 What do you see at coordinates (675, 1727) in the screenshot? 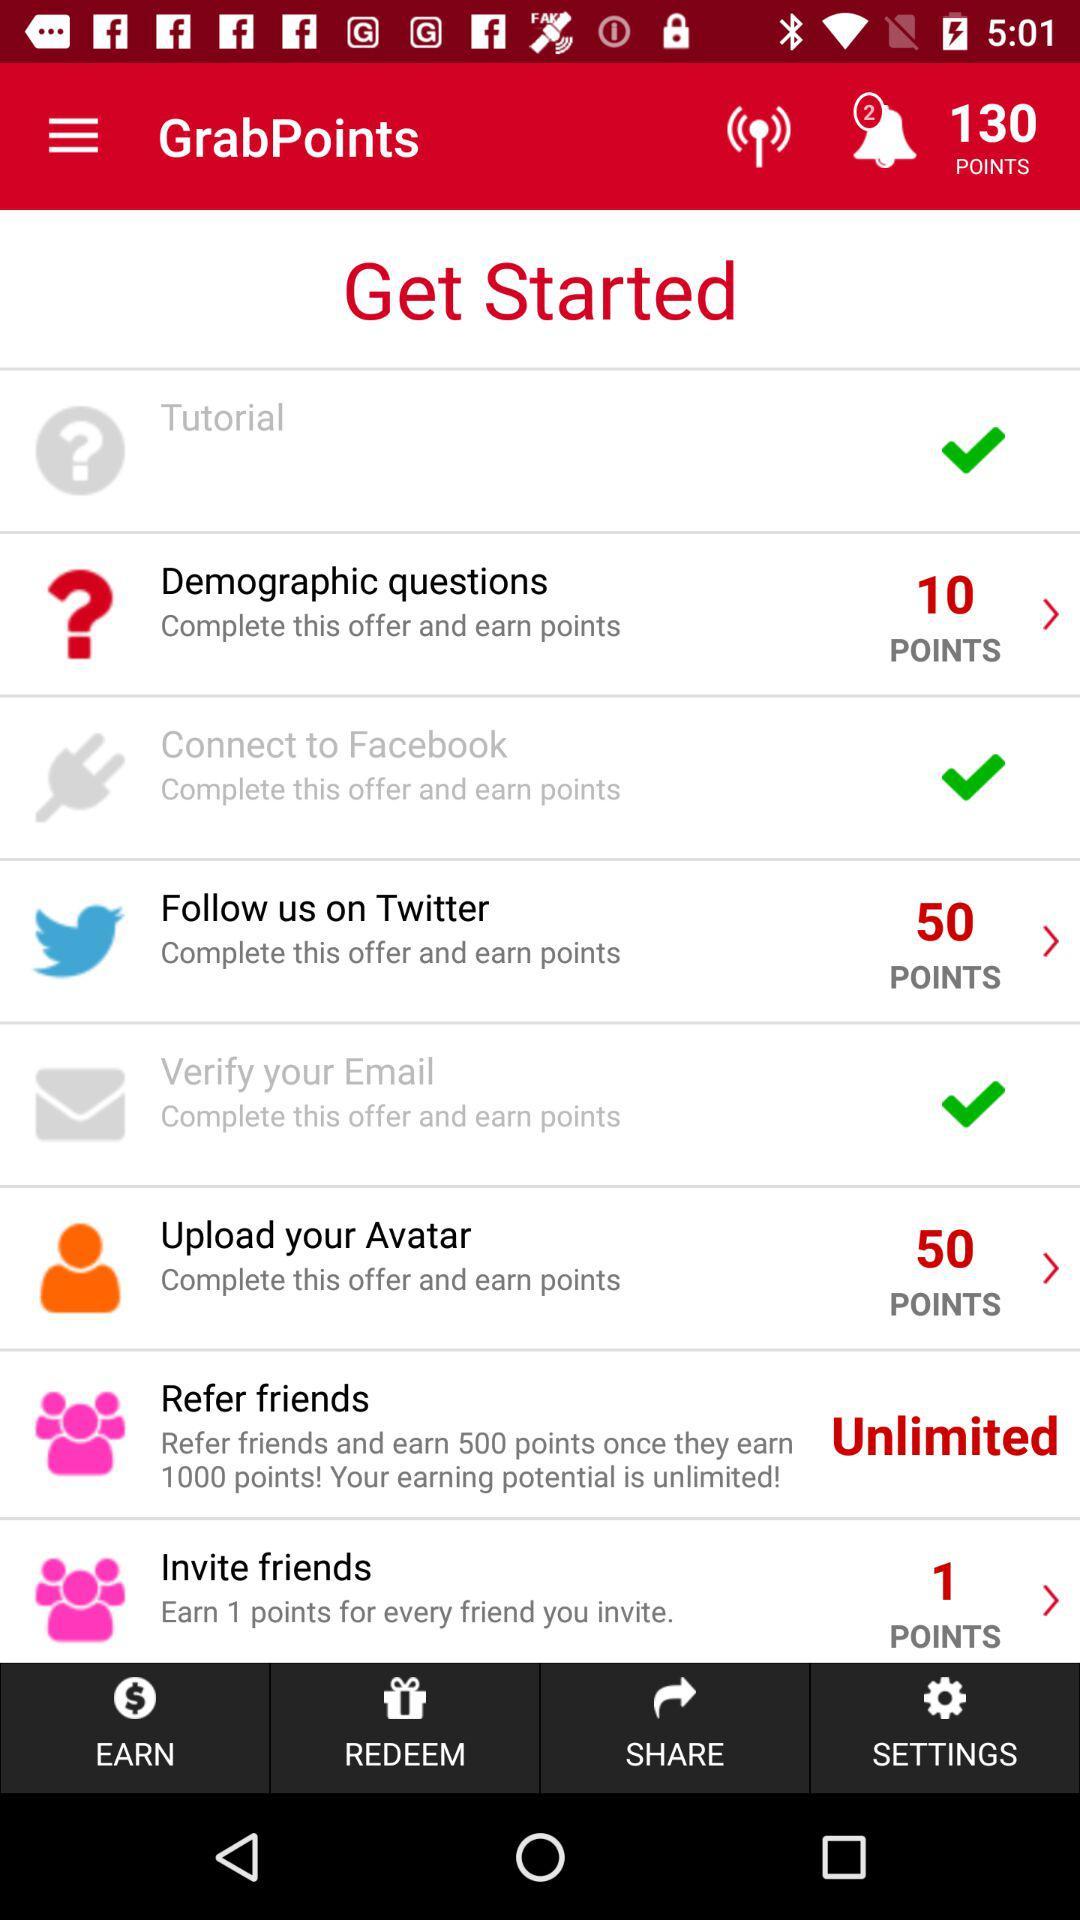
I see `item next to settings` at bounding box center [675, 1727].